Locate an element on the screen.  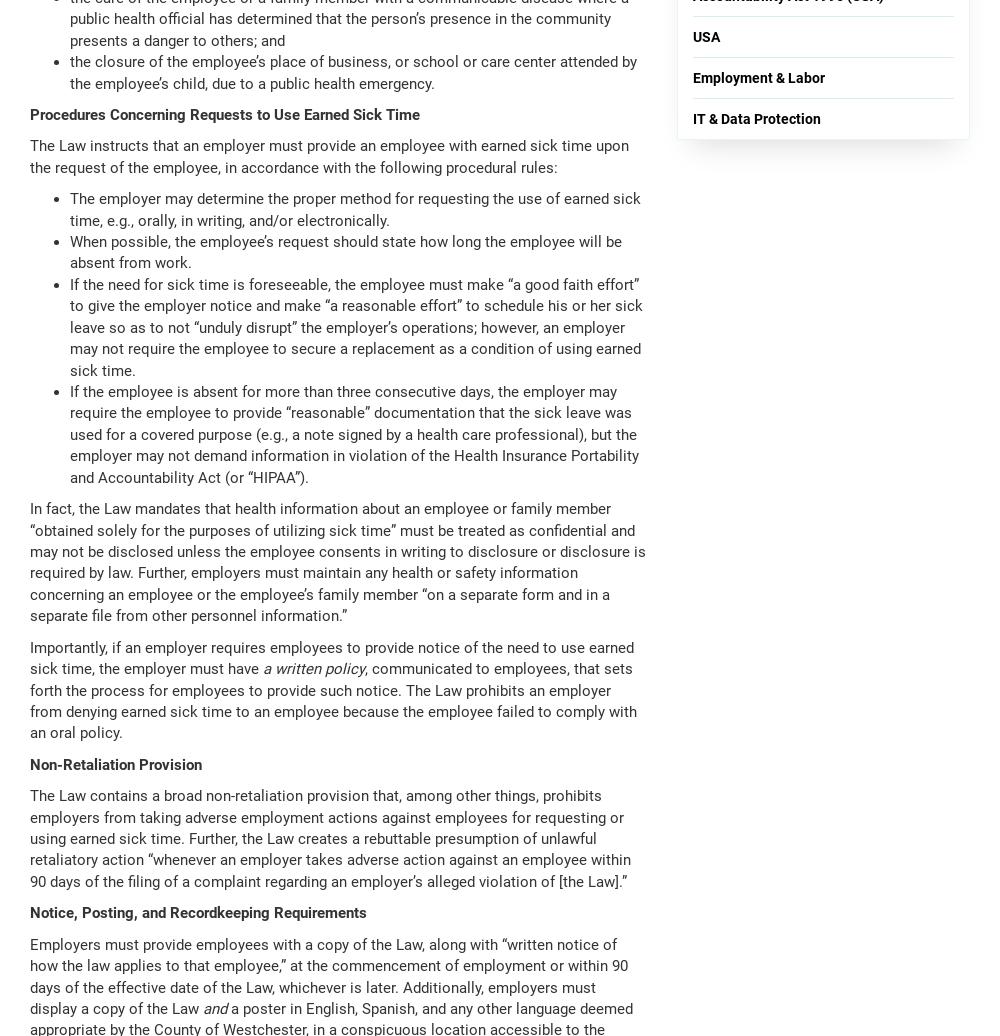
'a written policy' is located at coordinates (313, 669).